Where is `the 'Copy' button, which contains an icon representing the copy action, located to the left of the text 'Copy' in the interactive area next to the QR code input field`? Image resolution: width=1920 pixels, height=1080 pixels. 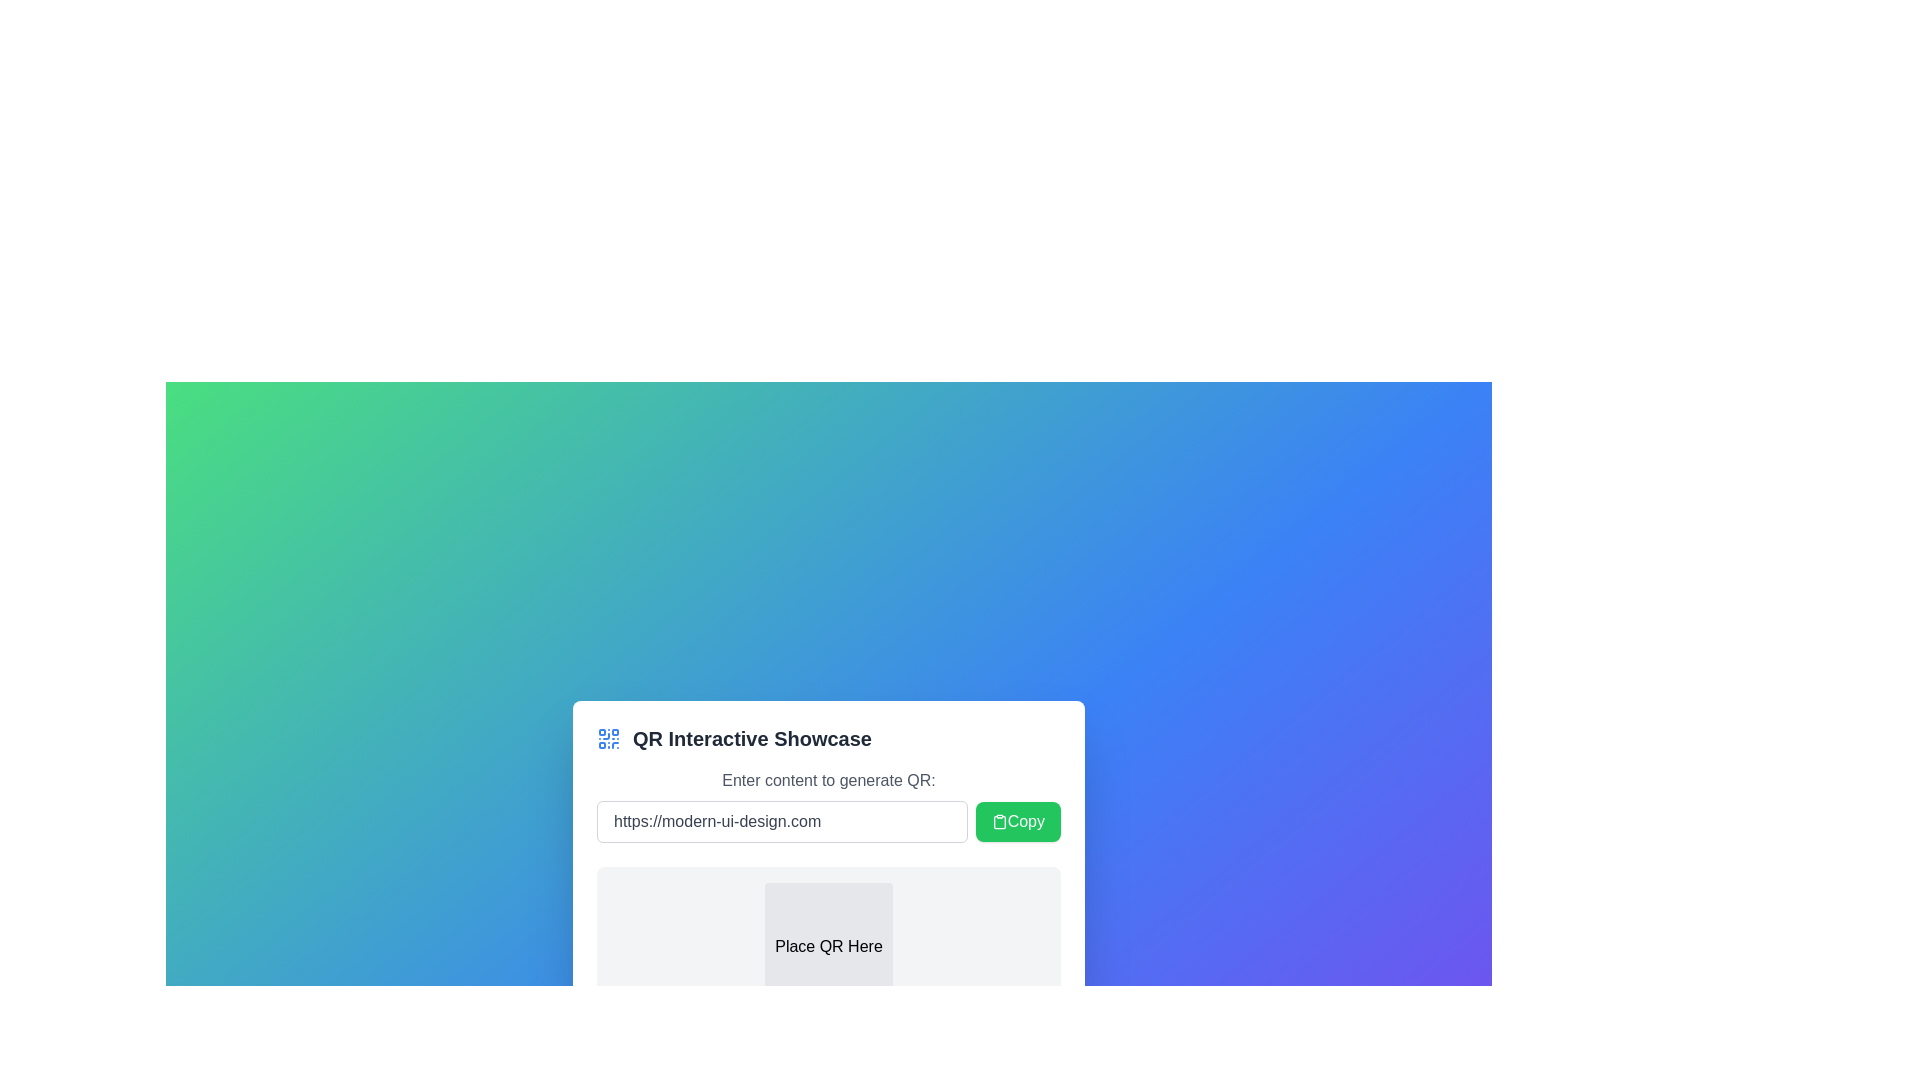 the 'Copy' button, which contains an icon representing the copy action, located to the left of the text 'Copy' in the interactive area next to the QR code input field is located at coordinates (999, 821).